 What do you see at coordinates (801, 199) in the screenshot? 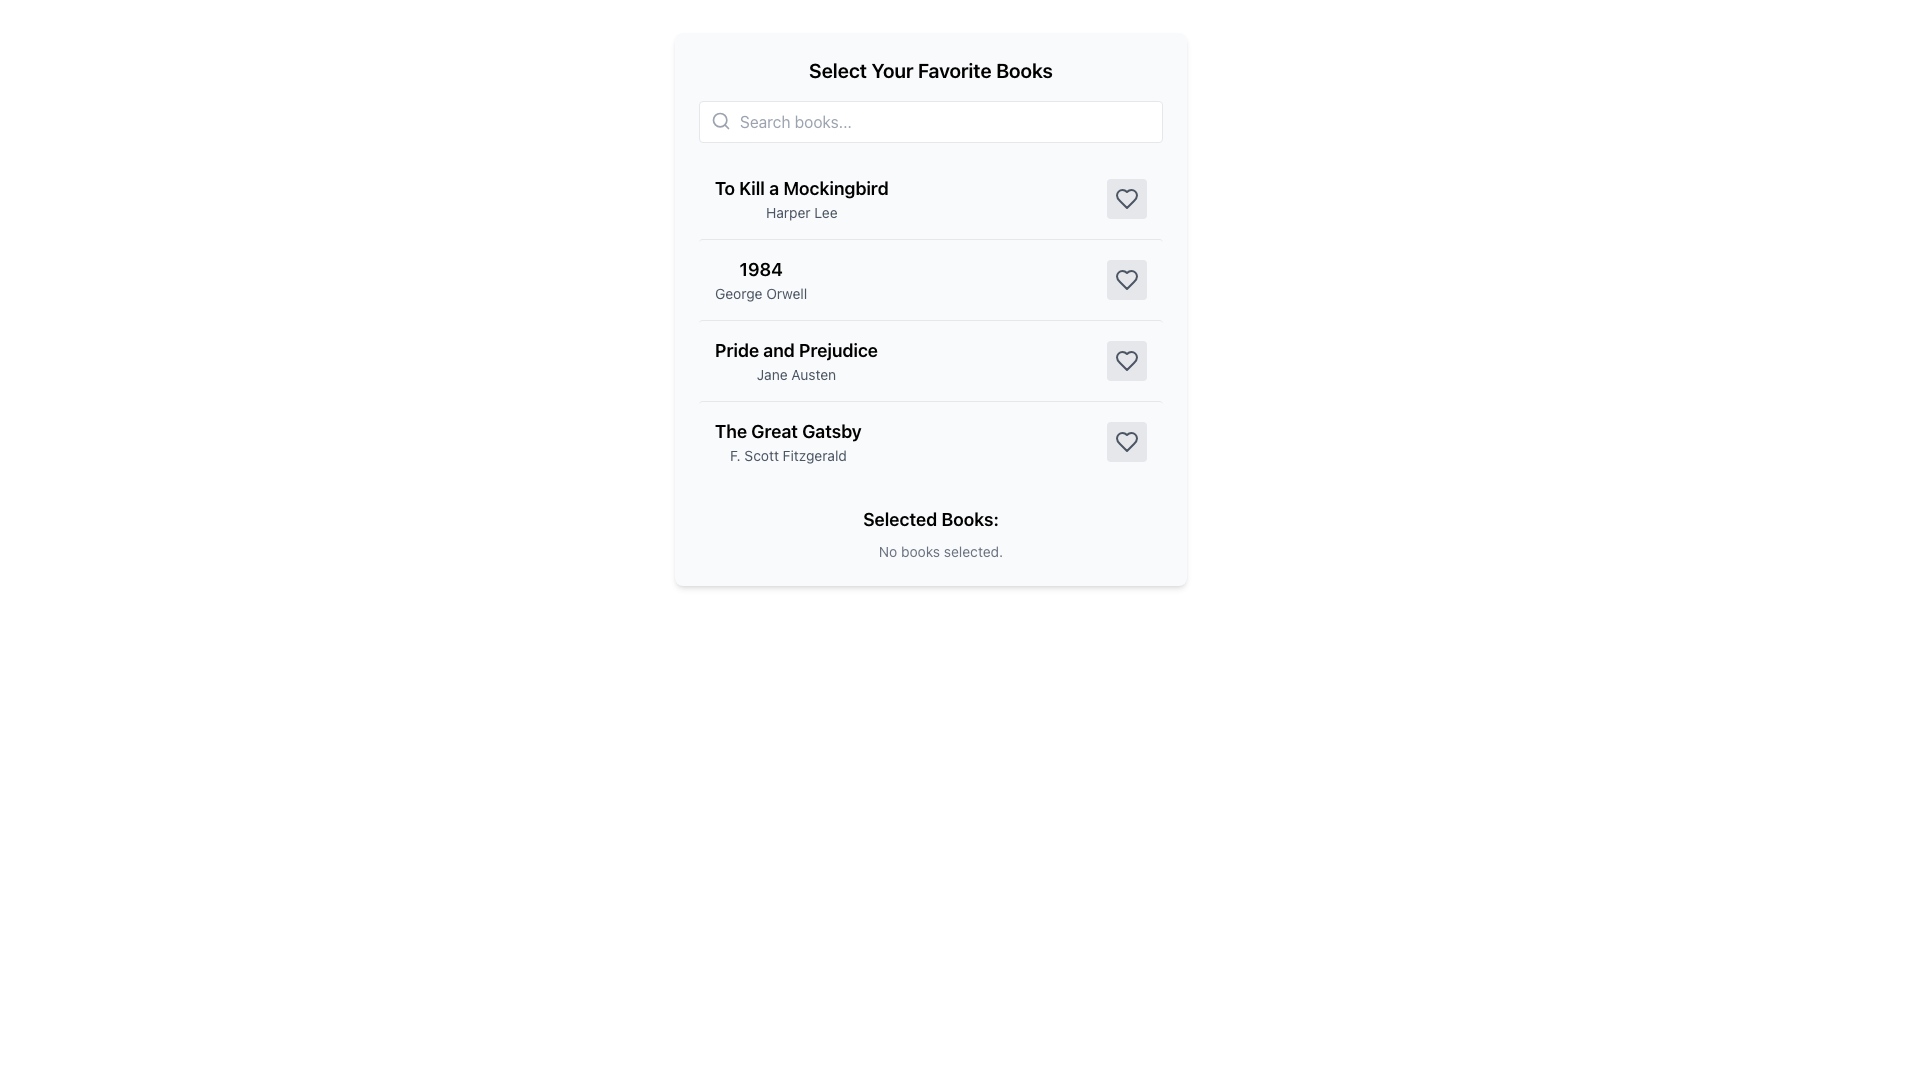
I see `the first item in the list displaying the book title 'To Kill a Mockingbird' and its author 'Harper Lee'` at bounding box center [801, 199].